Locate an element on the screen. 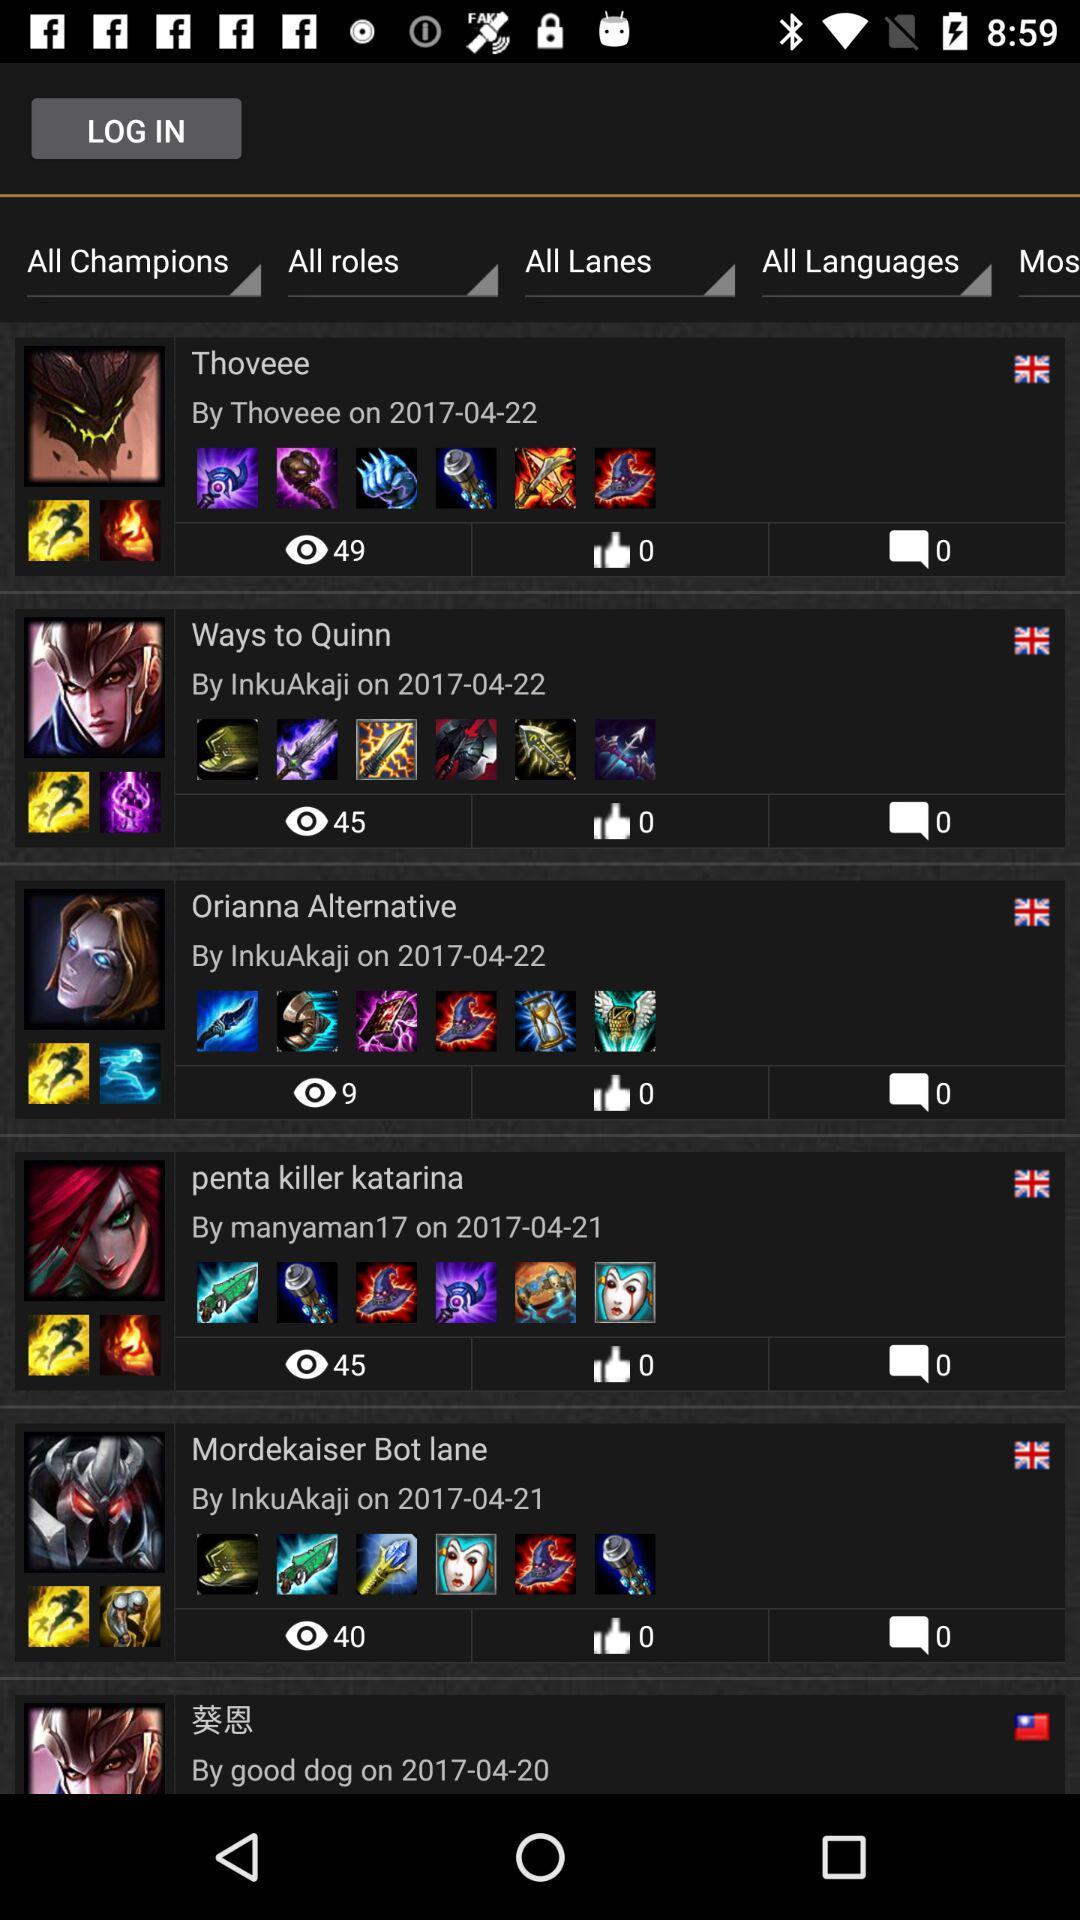  the icon to the right of the all roles icon is located at coordinates (628, 260).